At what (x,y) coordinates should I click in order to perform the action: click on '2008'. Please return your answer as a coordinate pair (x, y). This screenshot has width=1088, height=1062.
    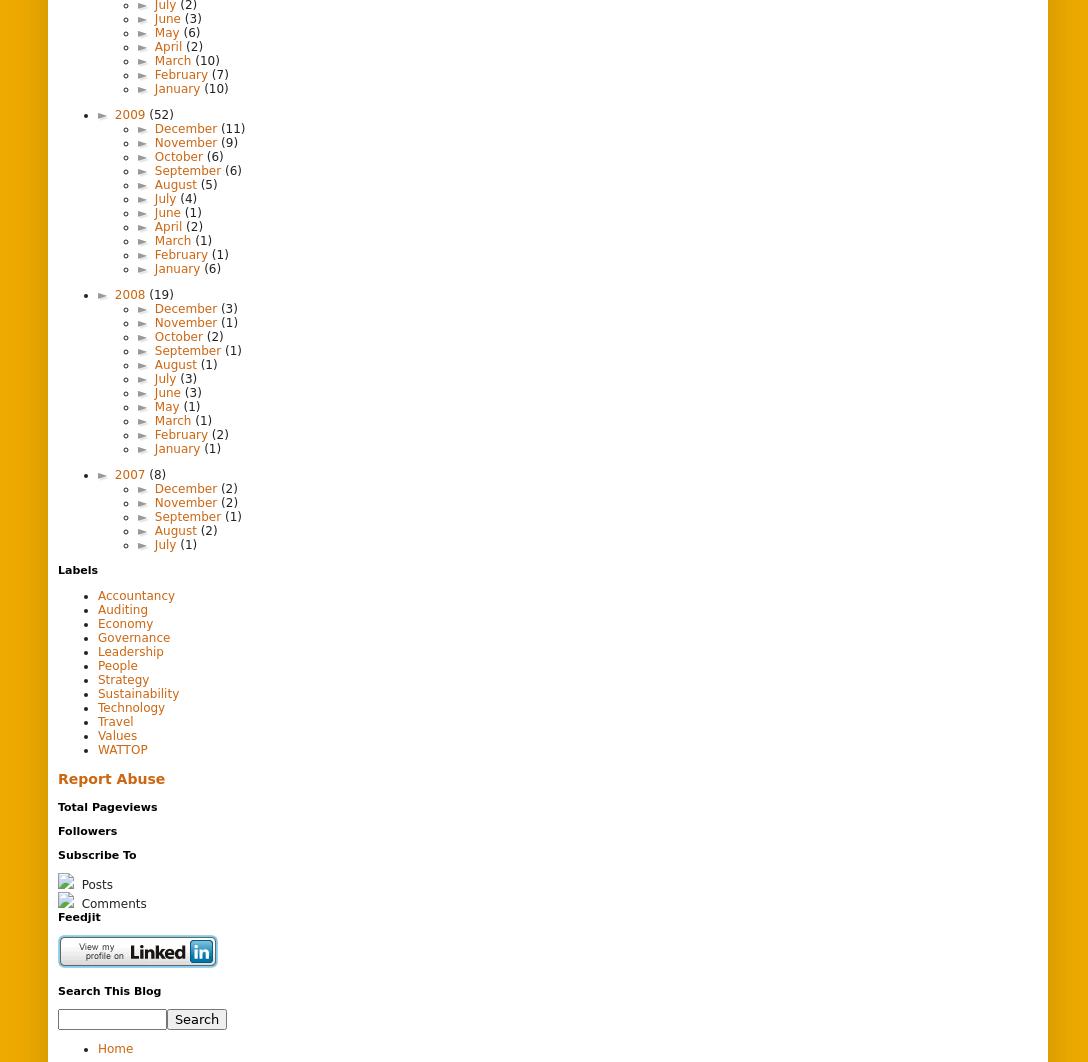
    Looking at the image, I should click on (131, 292).